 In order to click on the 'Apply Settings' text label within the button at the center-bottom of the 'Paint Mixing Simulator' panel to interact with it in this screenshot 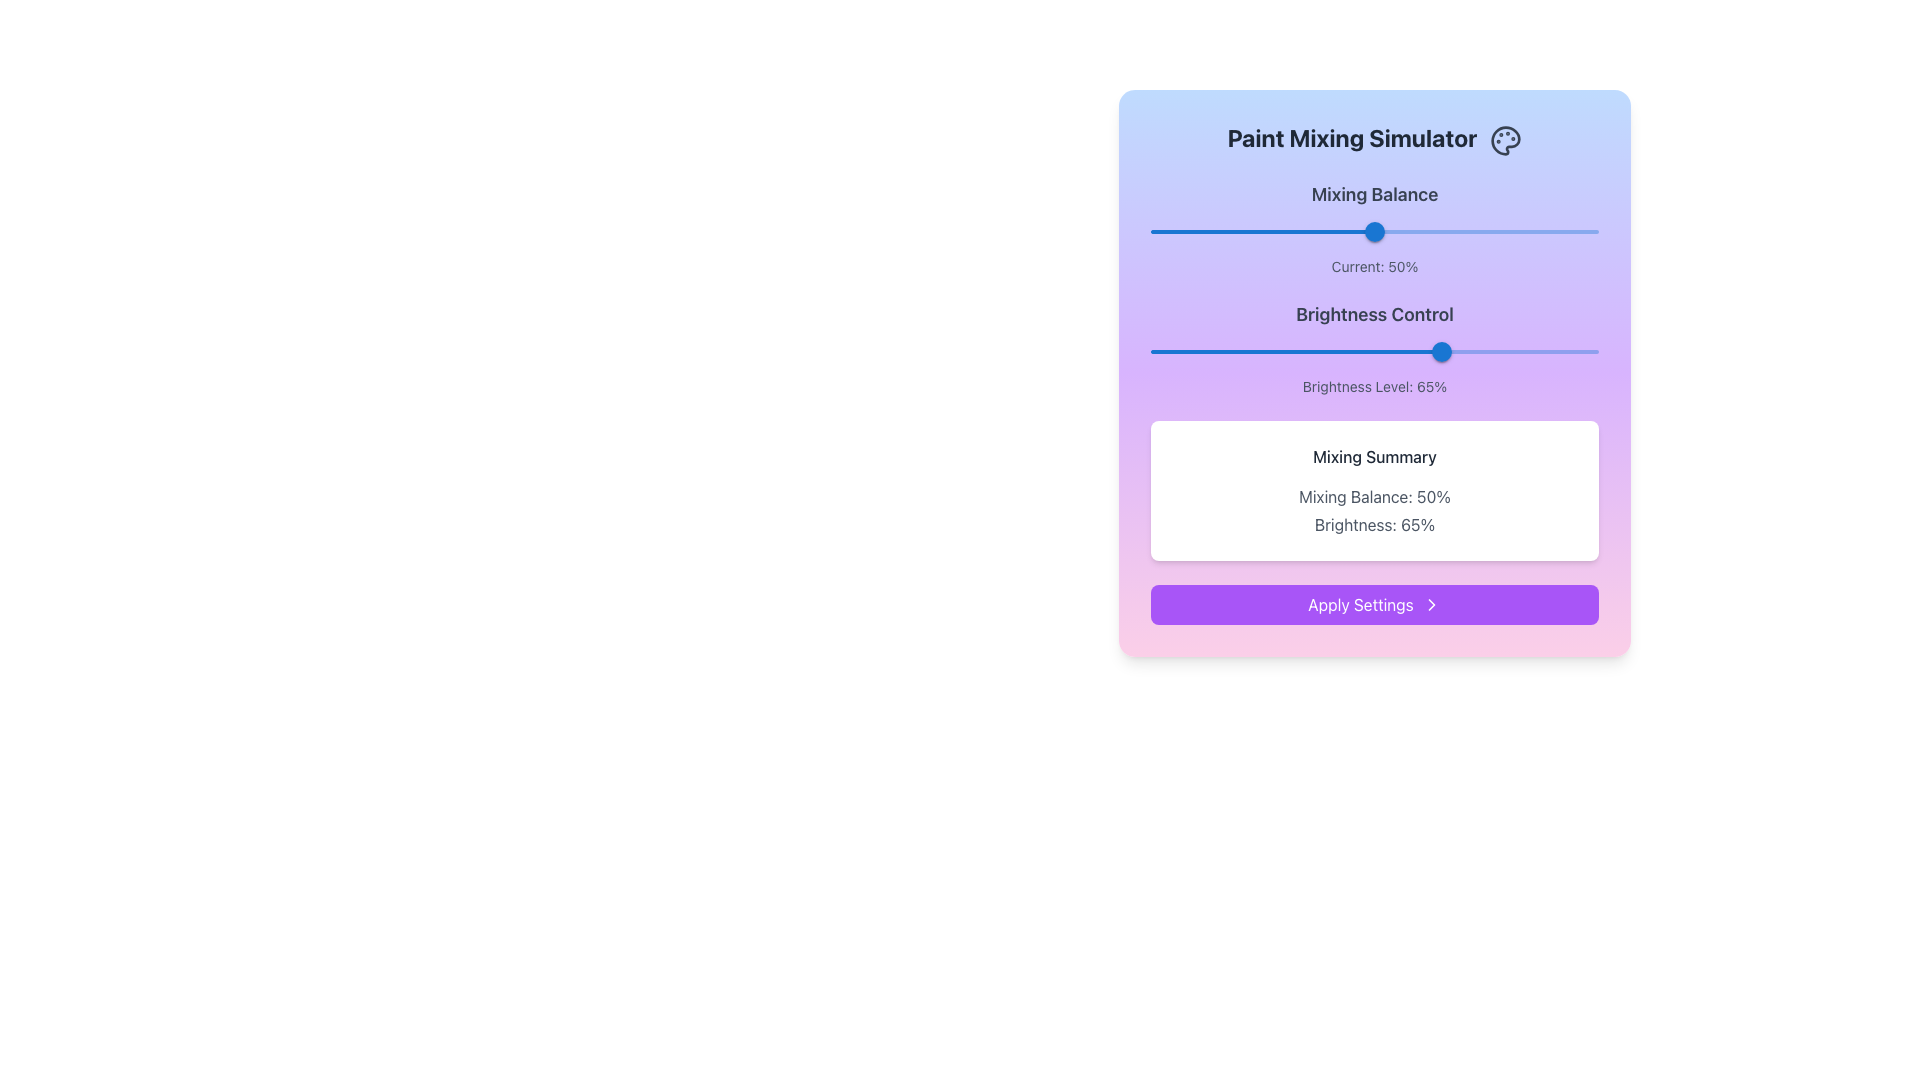, I will do `click(1360, 603)`.